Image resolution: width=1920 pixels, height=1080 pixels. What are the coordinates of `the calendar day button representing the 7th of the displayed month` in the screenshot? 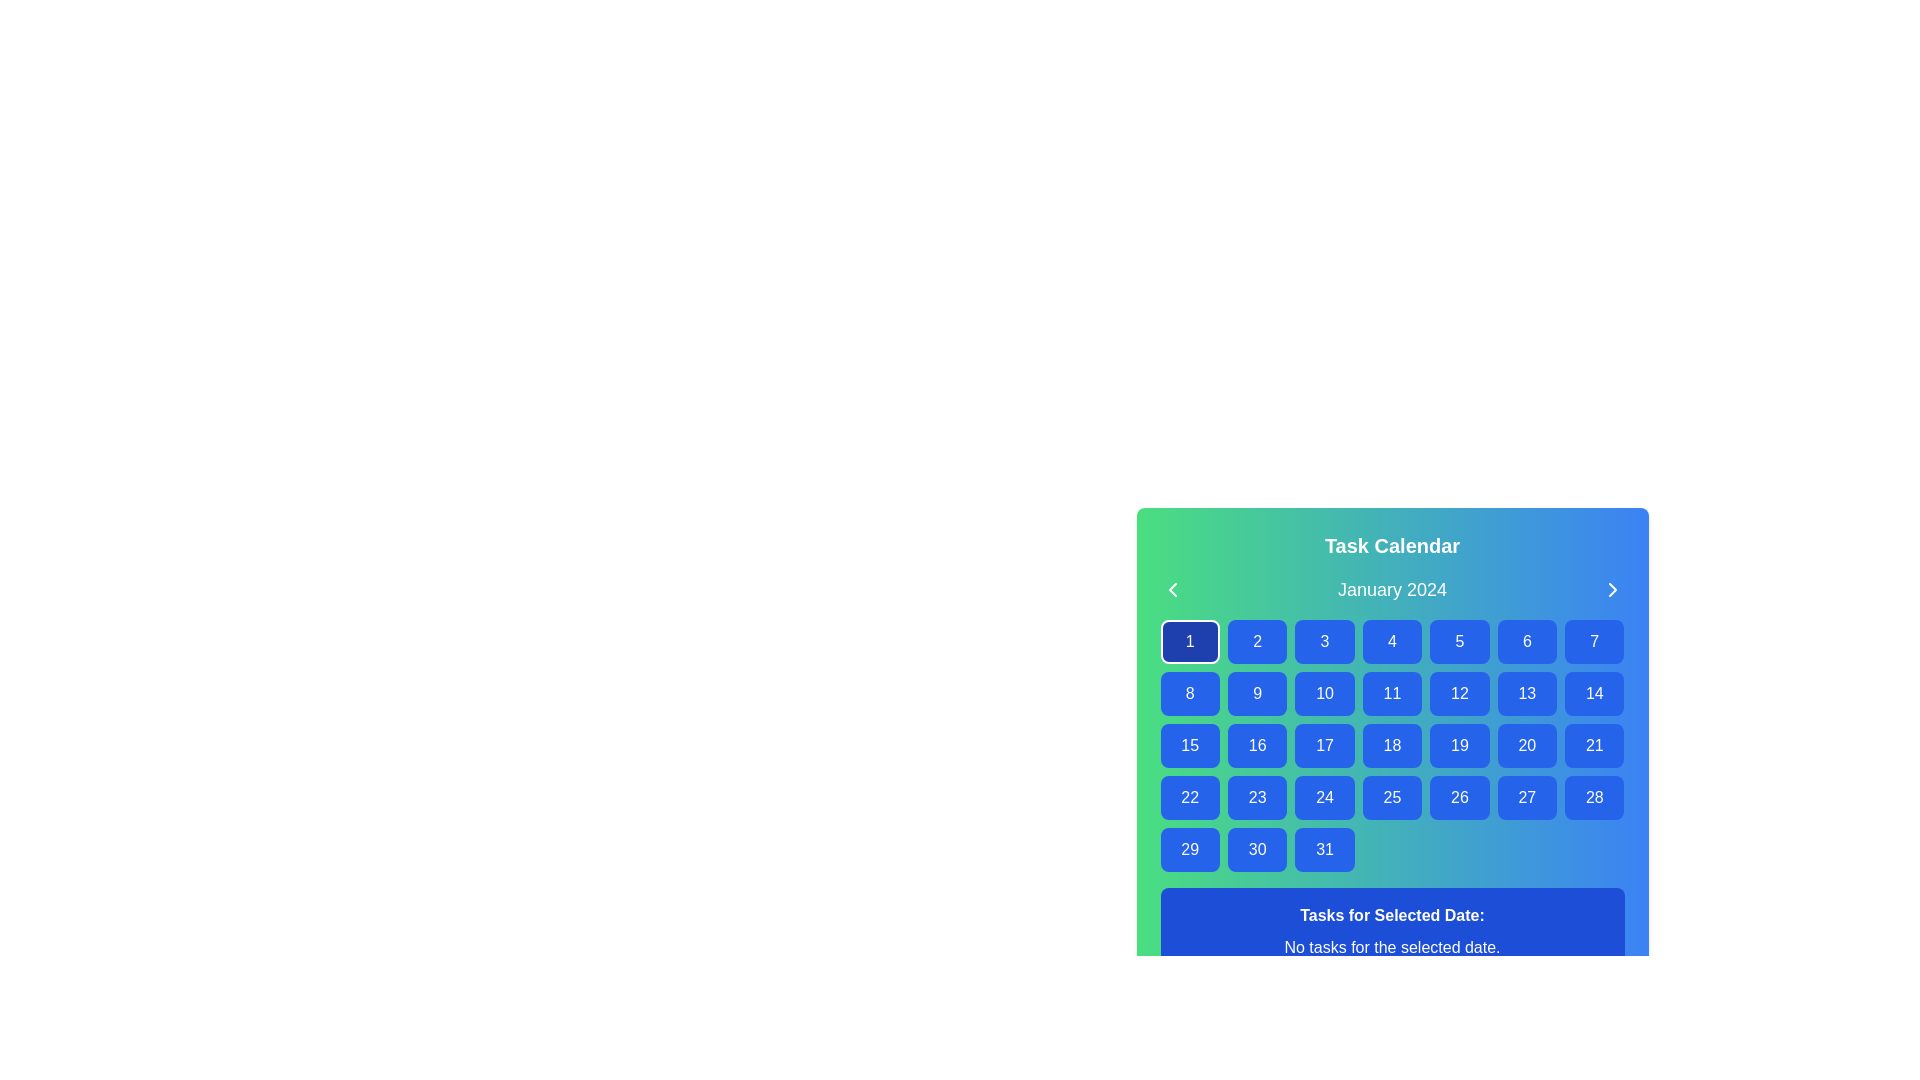 It's located at (1593, 641).